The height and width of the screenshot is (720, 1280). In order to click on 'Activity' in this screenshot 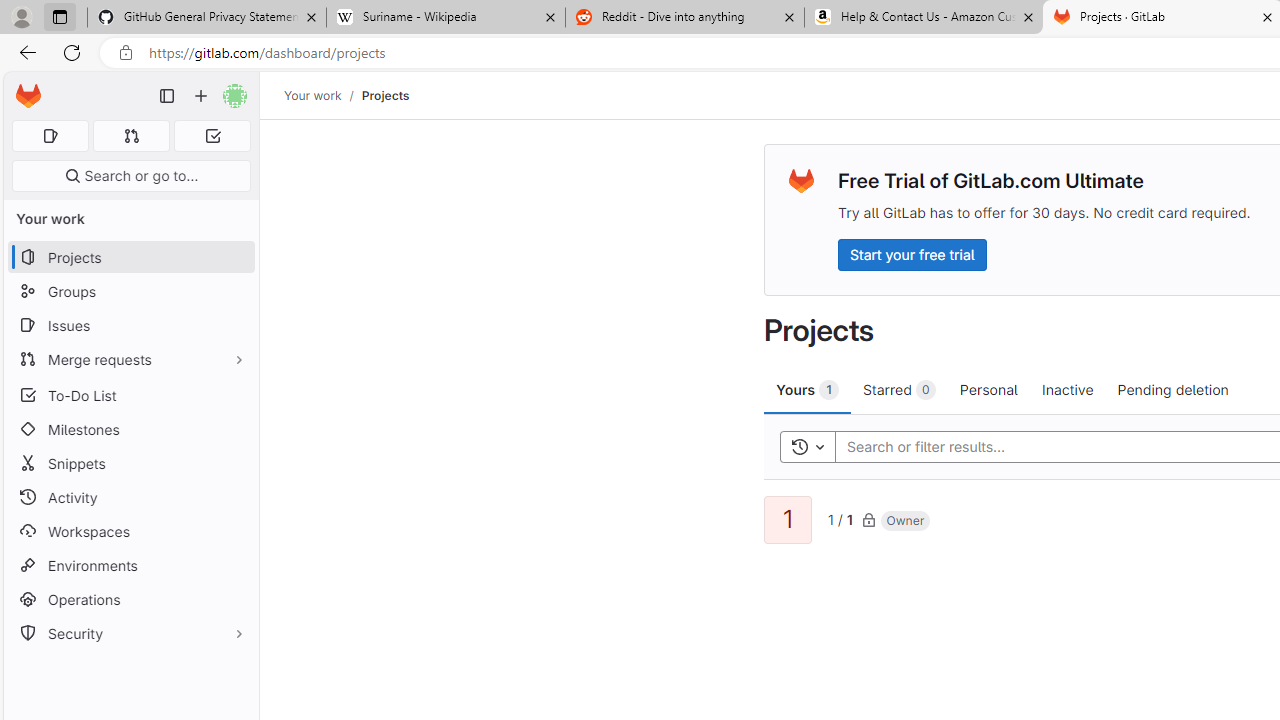, I will do `click(130, 496)`.